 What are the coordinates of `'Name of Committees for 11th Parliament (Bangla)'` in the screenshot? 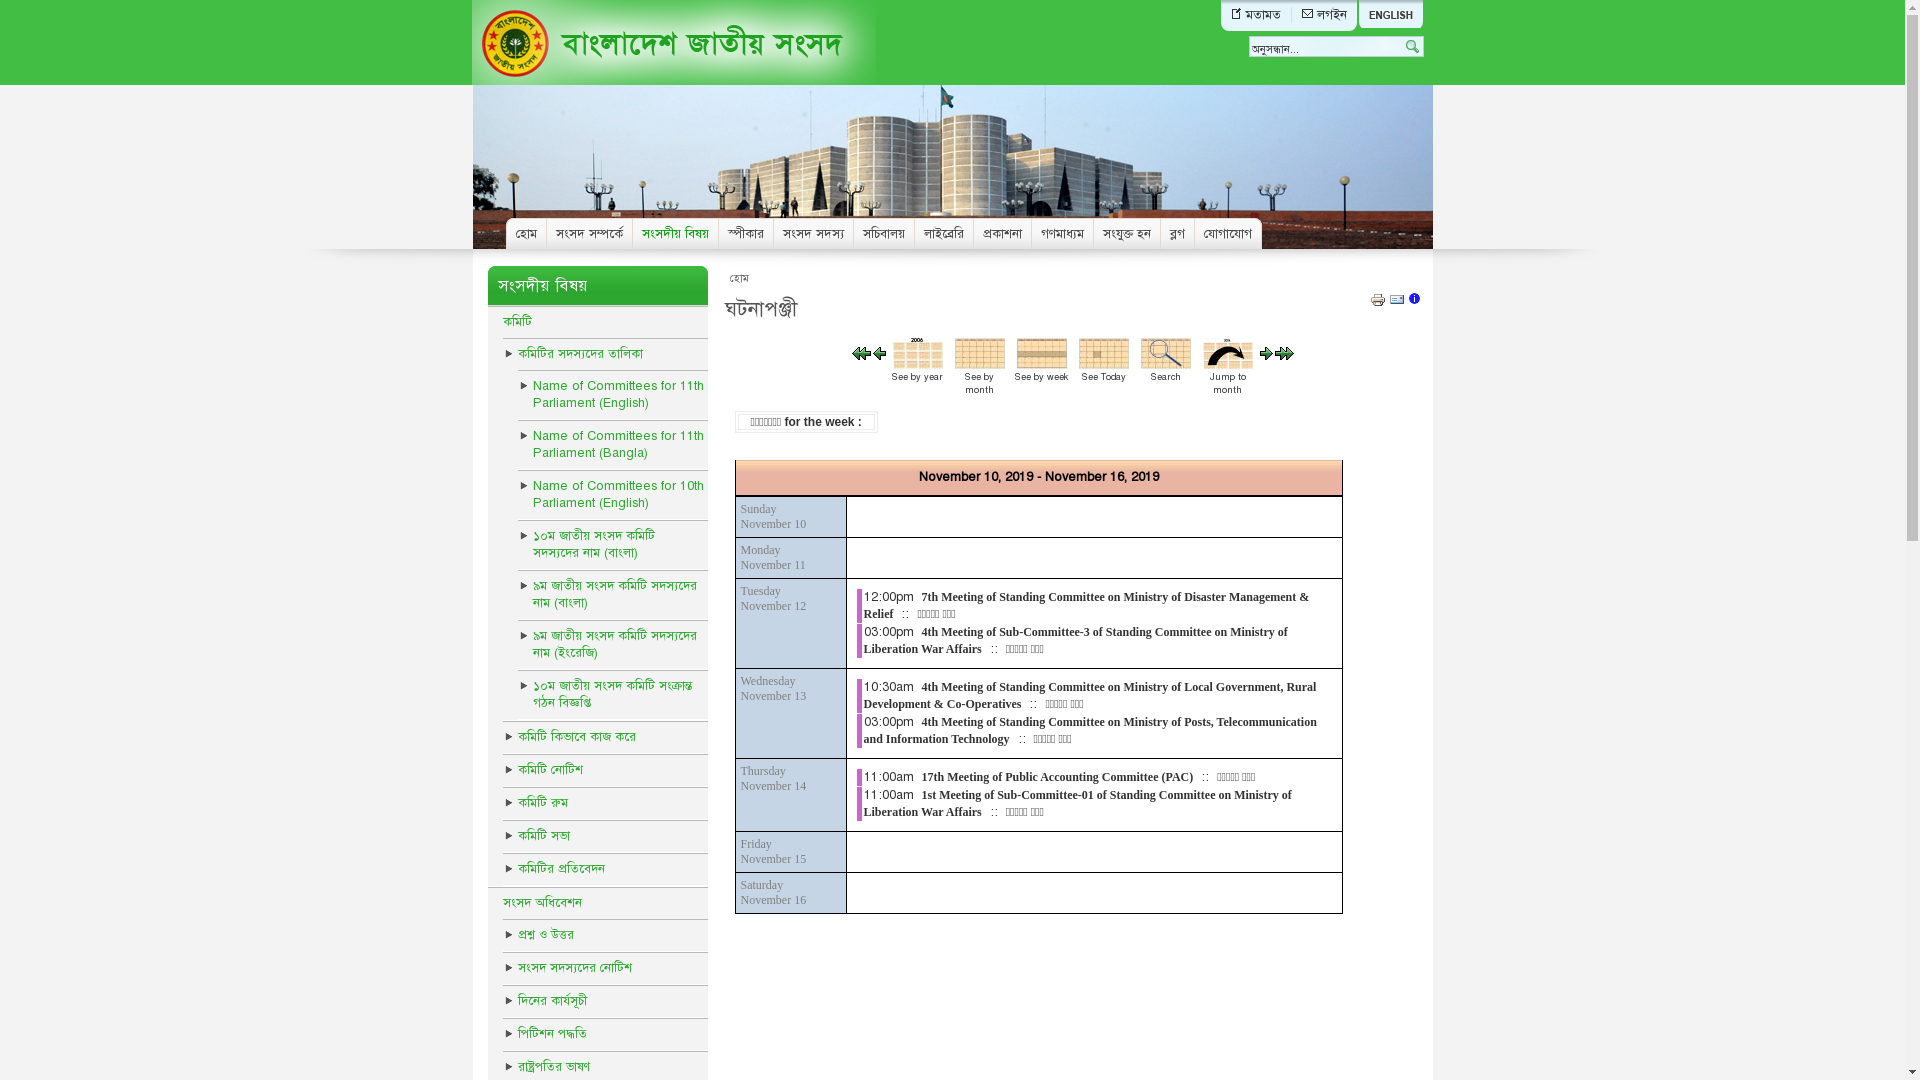 It's located at (612, 443).